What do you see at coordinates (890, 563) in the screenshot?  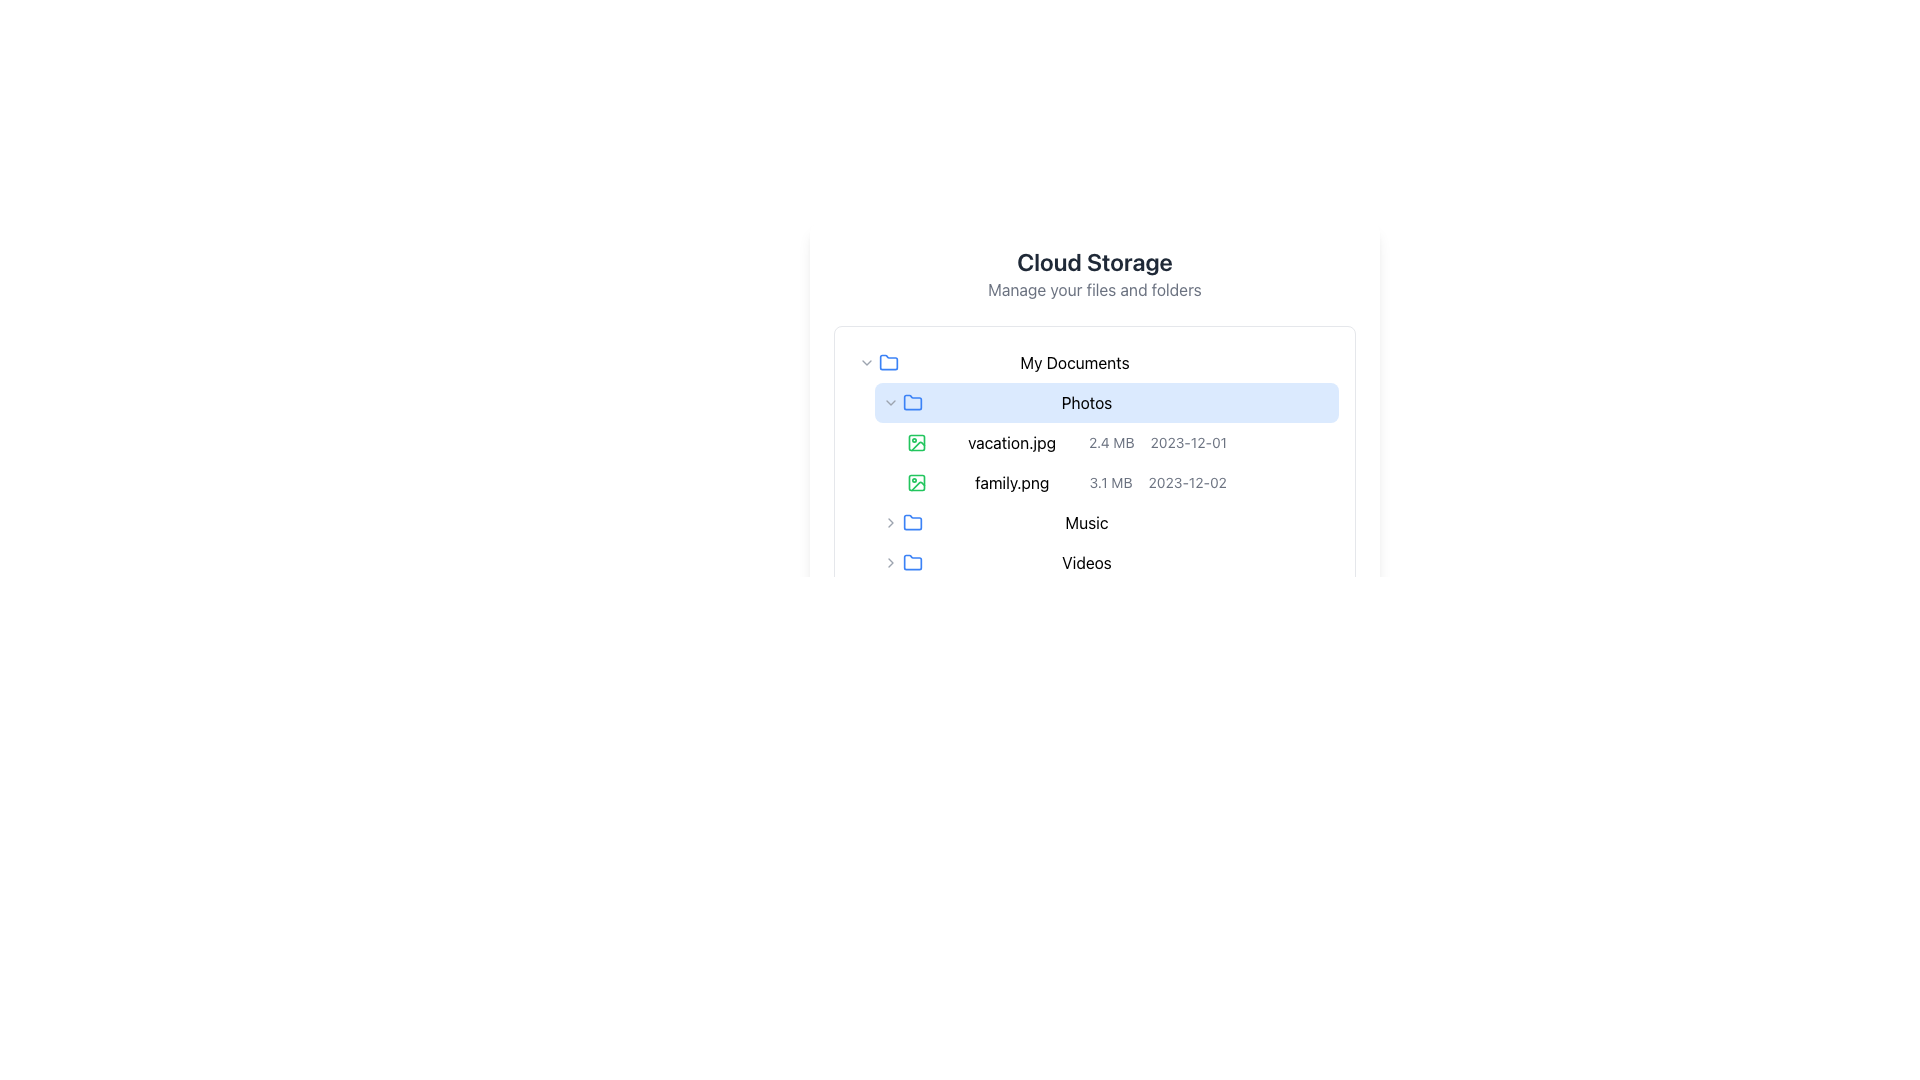 I see `the chevron icon located in the 'Videos' row of the file browser` at bounding box center [890, 563].